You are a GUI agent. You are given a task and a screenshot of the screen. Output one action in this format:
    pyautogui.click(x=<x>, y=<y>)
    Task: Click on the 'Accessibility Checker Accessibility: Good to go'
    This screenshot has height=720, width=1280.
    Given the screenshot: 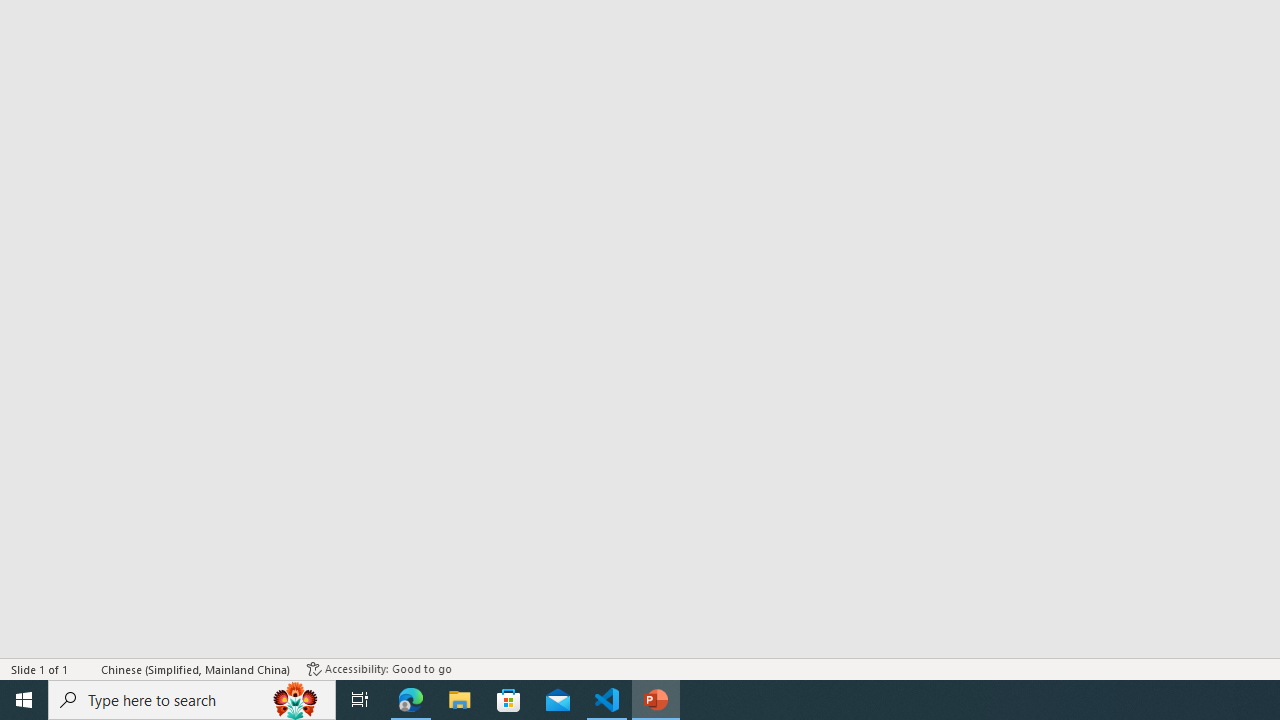 What is the action you would take?
    pyautogui.click(x=379, y=669)
    